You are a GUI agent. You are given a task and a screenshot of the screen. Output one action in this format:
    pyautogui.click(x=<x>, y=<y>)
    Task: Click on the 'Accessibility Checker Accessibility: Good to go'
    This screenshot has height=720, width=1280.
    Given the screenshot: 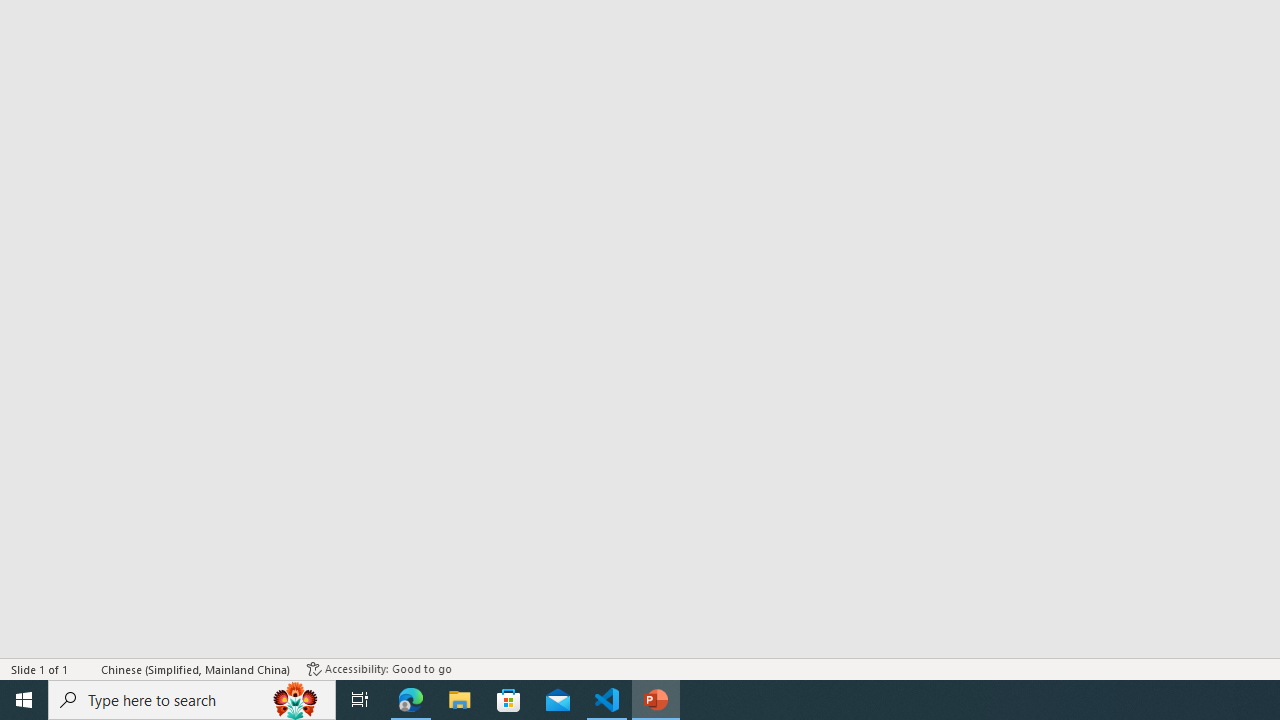 What is the action you would take?
    pyautogui.click(x=379, y=669)
    